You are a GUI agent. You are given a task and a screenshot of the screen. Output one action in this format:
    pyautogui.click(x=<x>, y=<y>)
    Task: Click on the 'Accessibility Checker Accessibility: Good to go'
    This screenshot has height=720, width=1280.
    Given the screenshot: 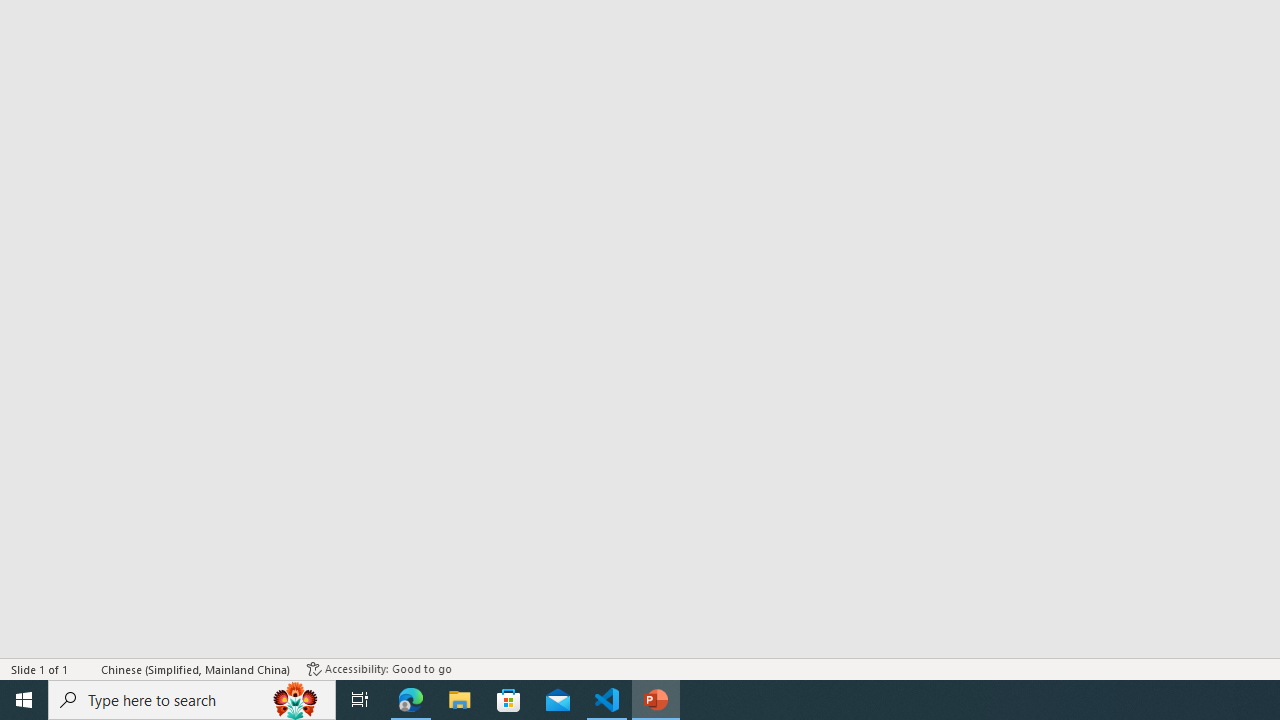 What is the action you would take?
    pyautogui.click(x=379, y=669)
    